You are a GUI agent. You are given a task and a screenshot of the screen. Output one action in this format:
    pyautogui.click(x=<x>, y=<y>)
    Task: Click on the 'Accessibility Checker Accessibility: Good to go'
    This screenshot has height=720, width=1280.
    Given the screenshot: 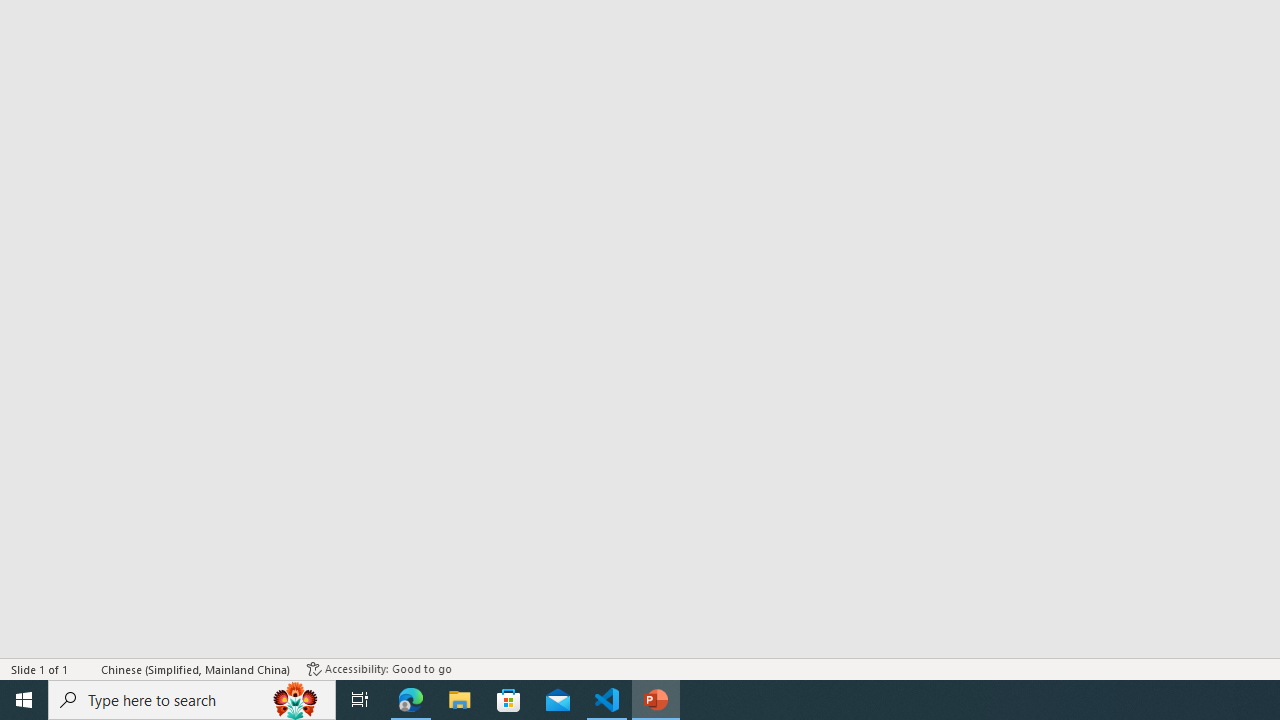 What is the action you would take?
    pyautogui.click(x=379, y=669)
    